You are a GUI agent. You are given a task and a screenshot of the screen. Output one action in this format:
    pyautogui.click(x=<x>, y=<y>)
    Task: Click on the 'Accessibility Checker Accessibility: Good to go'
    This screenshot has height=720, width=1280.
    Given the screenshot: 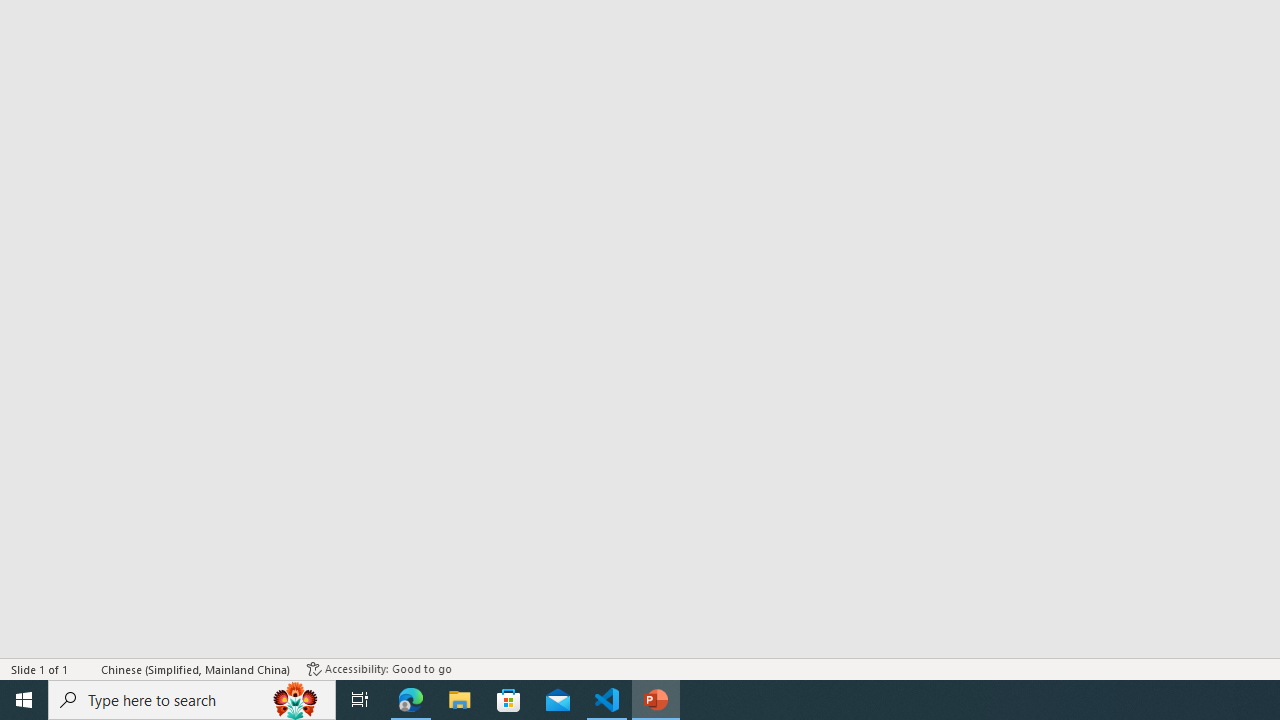 What is the action you would take?
    pyautogui.click(x=379, y=669)
    